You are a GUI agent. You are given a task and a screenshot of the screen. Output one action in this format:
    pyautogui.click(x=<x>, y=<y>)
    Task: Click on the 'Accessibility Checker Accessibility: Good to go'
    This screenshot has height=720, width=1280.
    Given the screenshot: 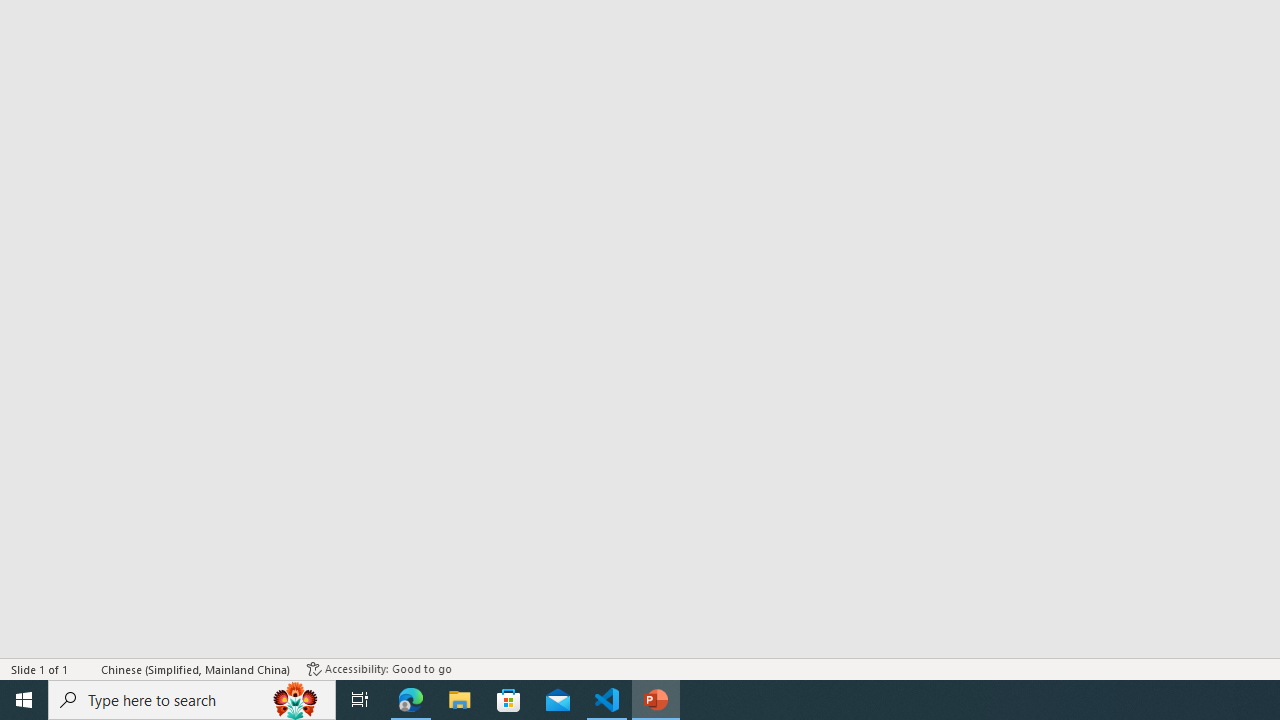 What is the action you would take?
    pyautogui.click(x=379, y=669)
    